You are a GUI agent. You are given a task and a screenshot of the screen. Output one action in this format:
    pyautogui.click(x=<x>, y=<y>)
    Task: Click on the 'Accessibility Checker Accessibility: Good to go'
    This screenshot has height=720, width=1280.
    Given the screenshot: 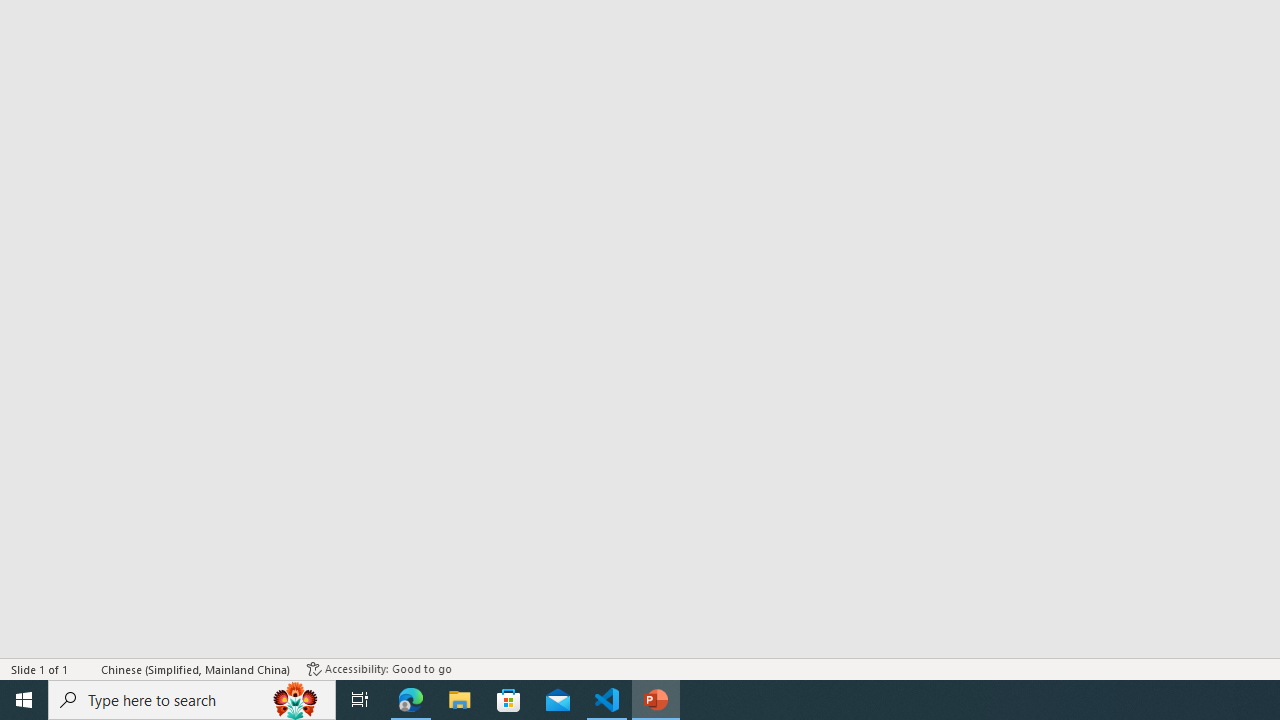 What is the action you would take?
    pyautogui.click(x=379, y=669)
    